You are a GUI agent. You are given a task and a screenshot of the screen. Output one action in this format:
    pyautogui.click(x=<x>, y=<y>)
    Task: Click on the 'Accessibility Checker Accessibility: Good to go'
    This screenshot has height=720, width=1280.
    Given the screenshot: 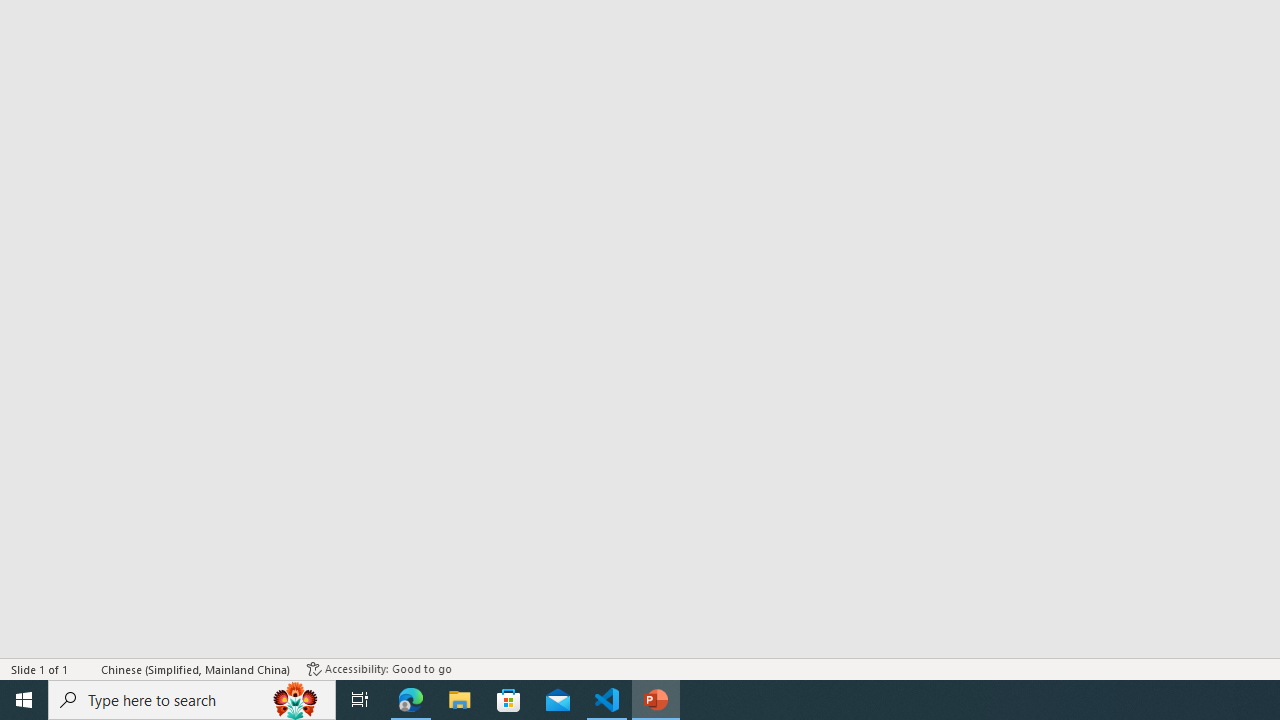 What is the action you would take?
    pyautogui.click(x=379, y=669)
    